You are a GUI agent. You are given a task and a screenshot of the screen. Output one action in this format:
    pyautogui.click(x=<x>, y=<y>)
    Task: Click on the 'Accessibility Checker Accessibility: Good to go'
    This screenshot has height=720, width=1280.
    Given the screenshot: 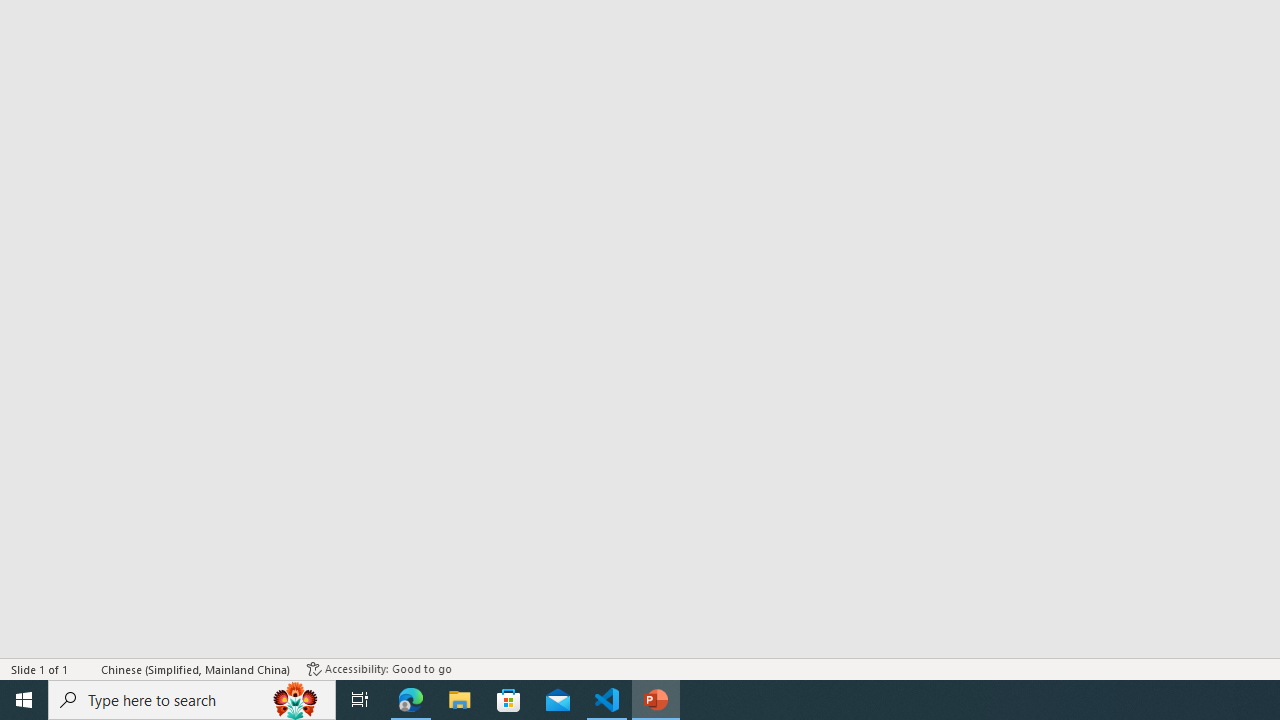 What is the action you would take?
    pyautogui.click(x=379, y=669)
    